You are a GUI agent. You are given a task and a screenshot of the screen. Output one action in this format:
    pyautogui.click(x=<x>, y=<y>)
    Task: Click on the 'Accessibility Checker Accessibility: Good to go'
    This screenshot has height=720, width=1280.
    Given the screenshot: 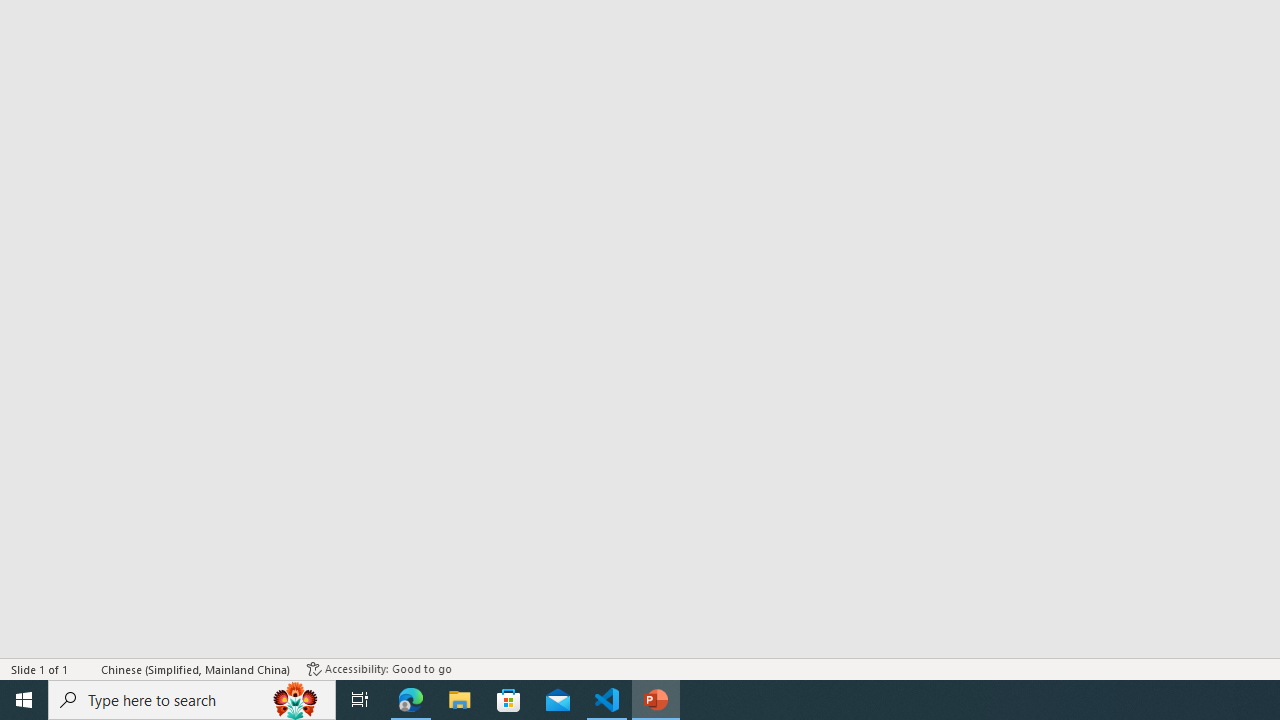 What is the action you would take?
    pyautogui.click(x=379, y=669)
    